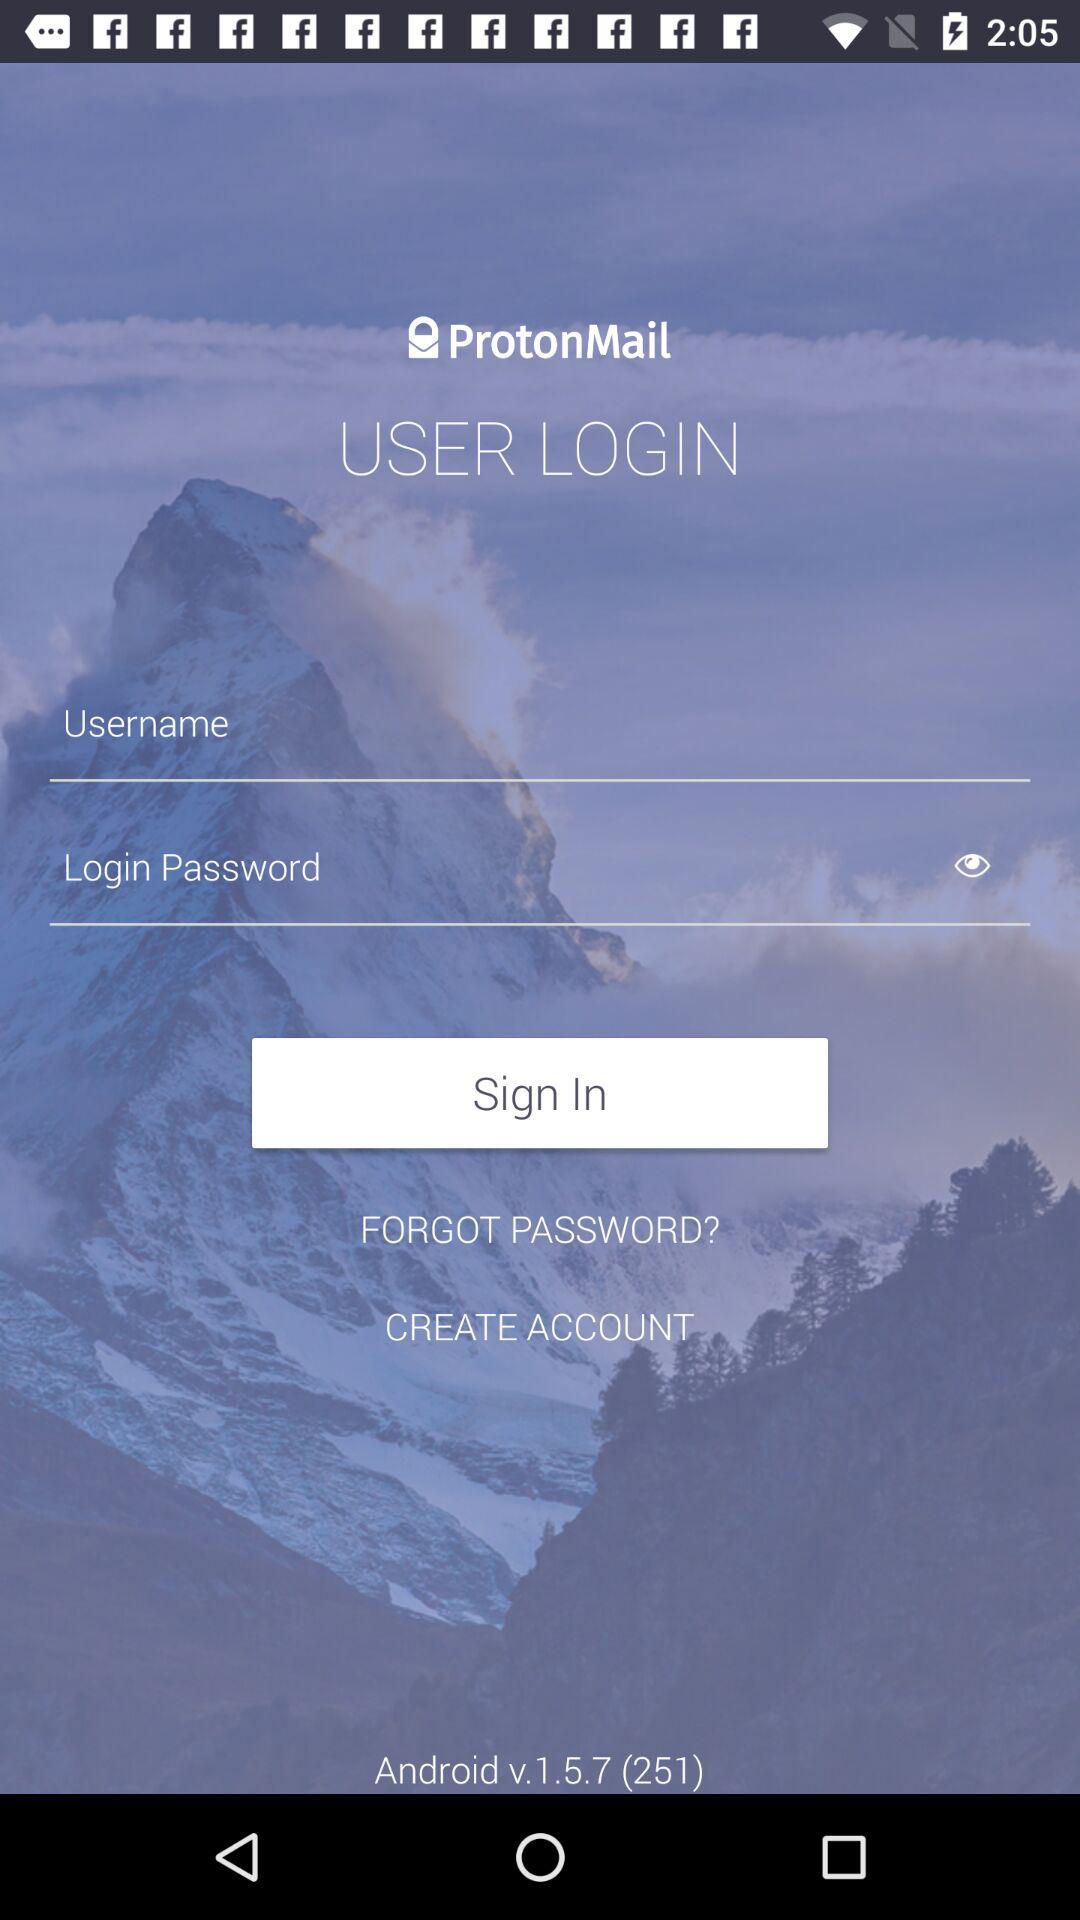  Describe the element at coordinates (538, 1325) in the screenshot. I see `the create account item` at that location.